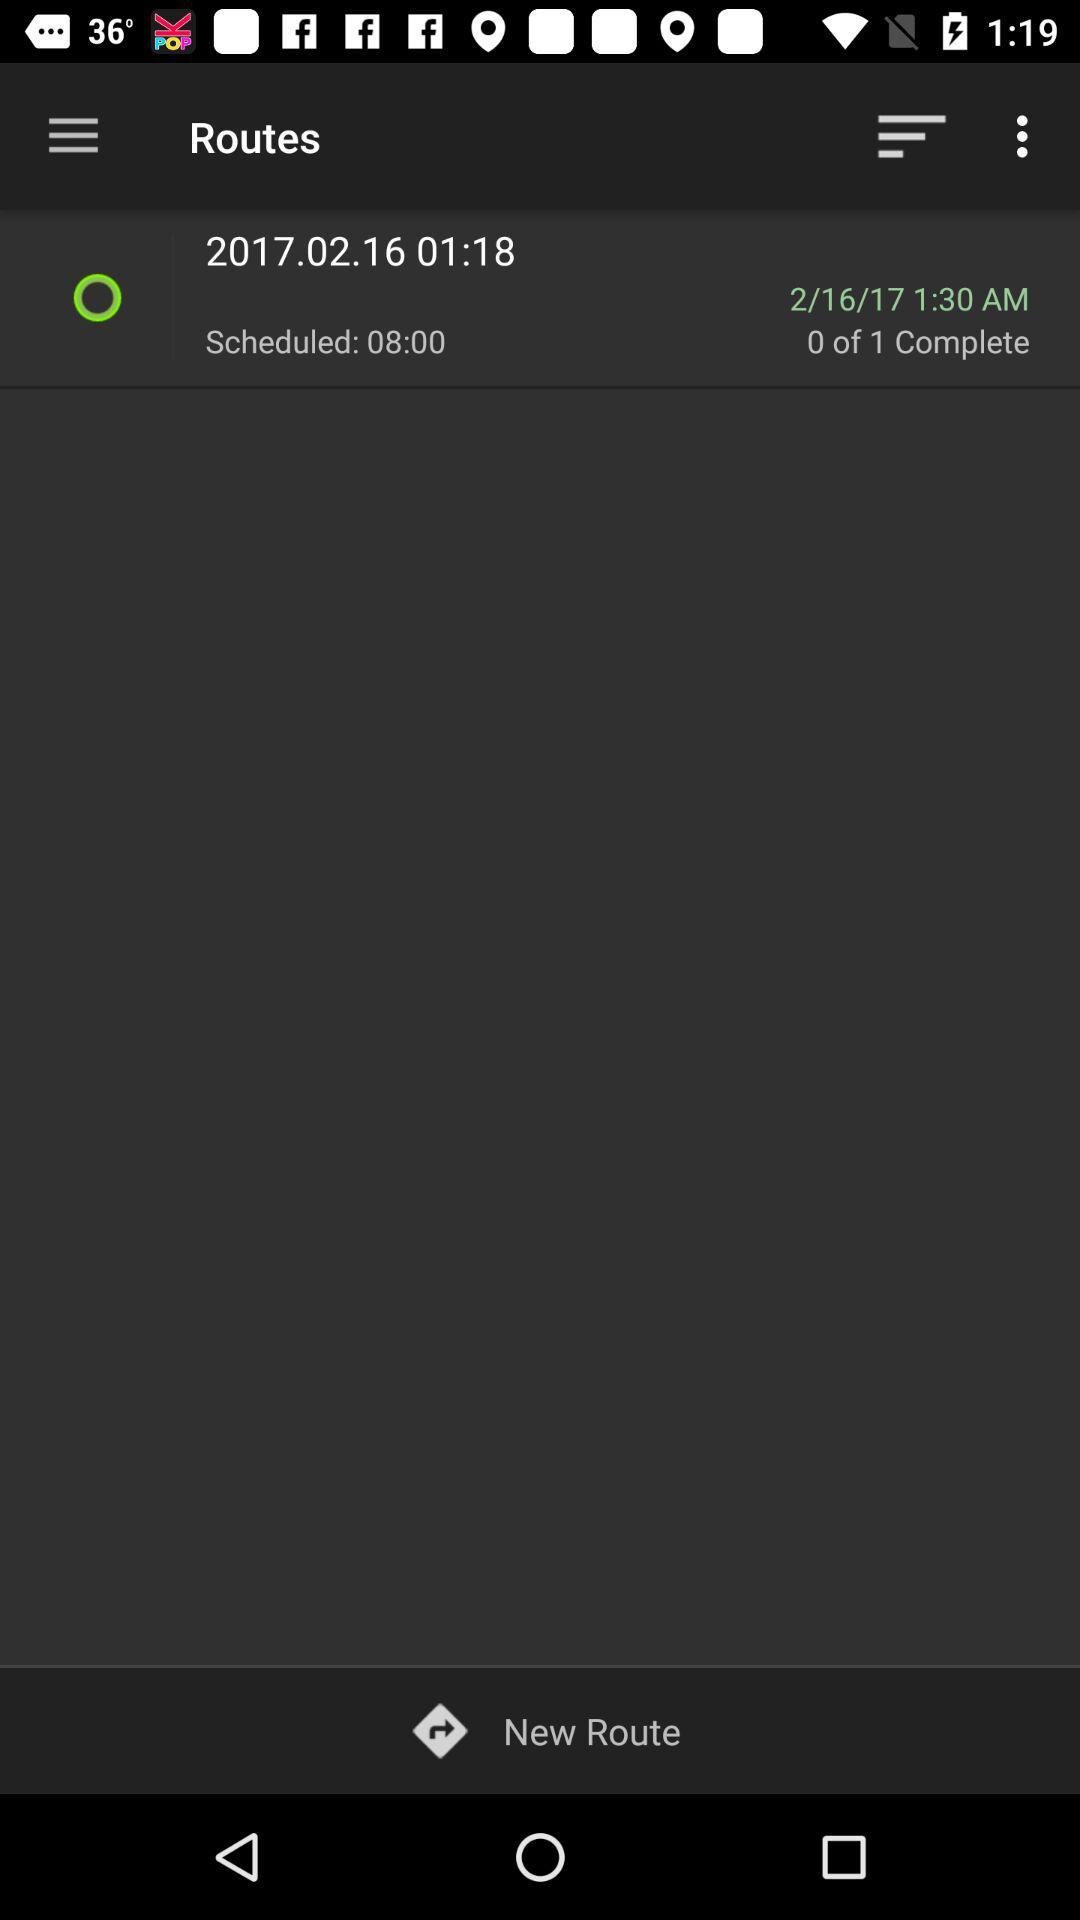  I want to click on item above 2017 02 16, so click(911, 135).